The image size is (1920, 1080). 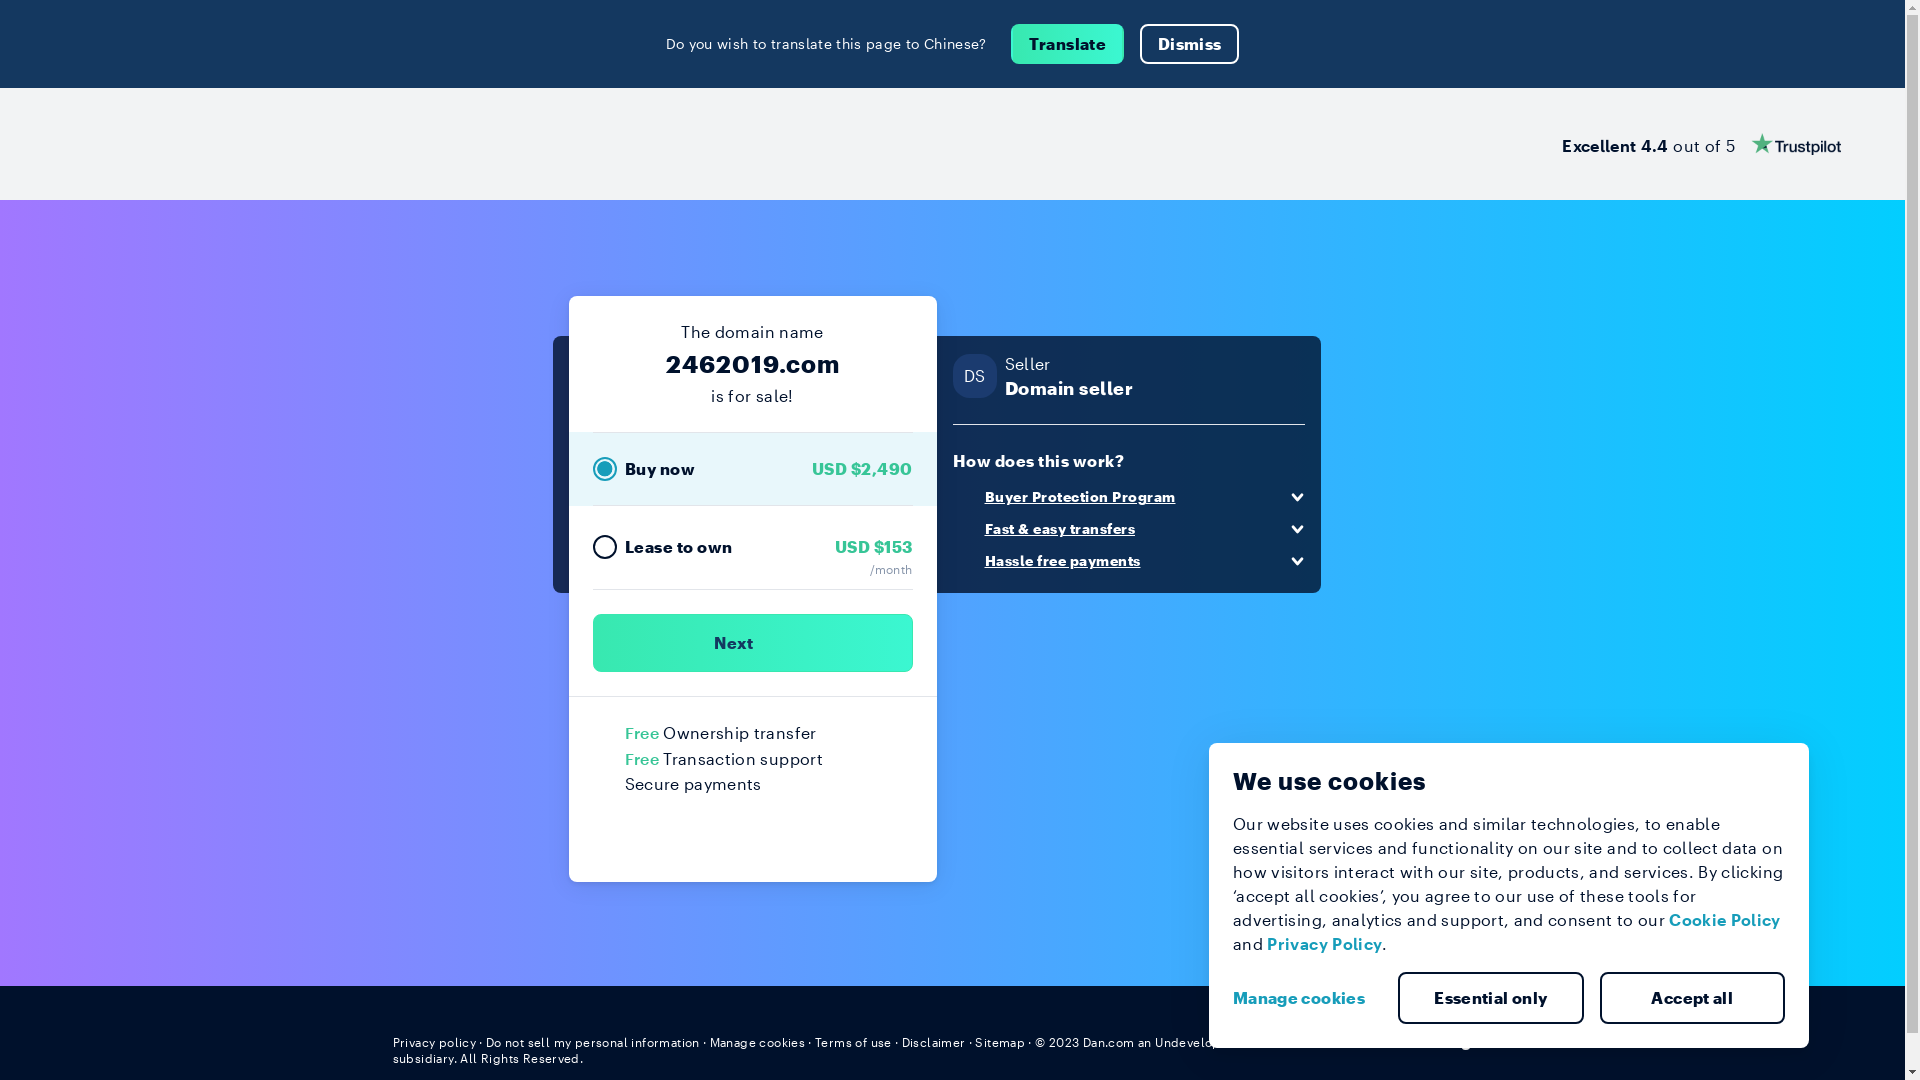 What do you see at coordinates (1189, 43) in the screenshot?
I see `'Dismiss'` at bounding box center [1189, 43].